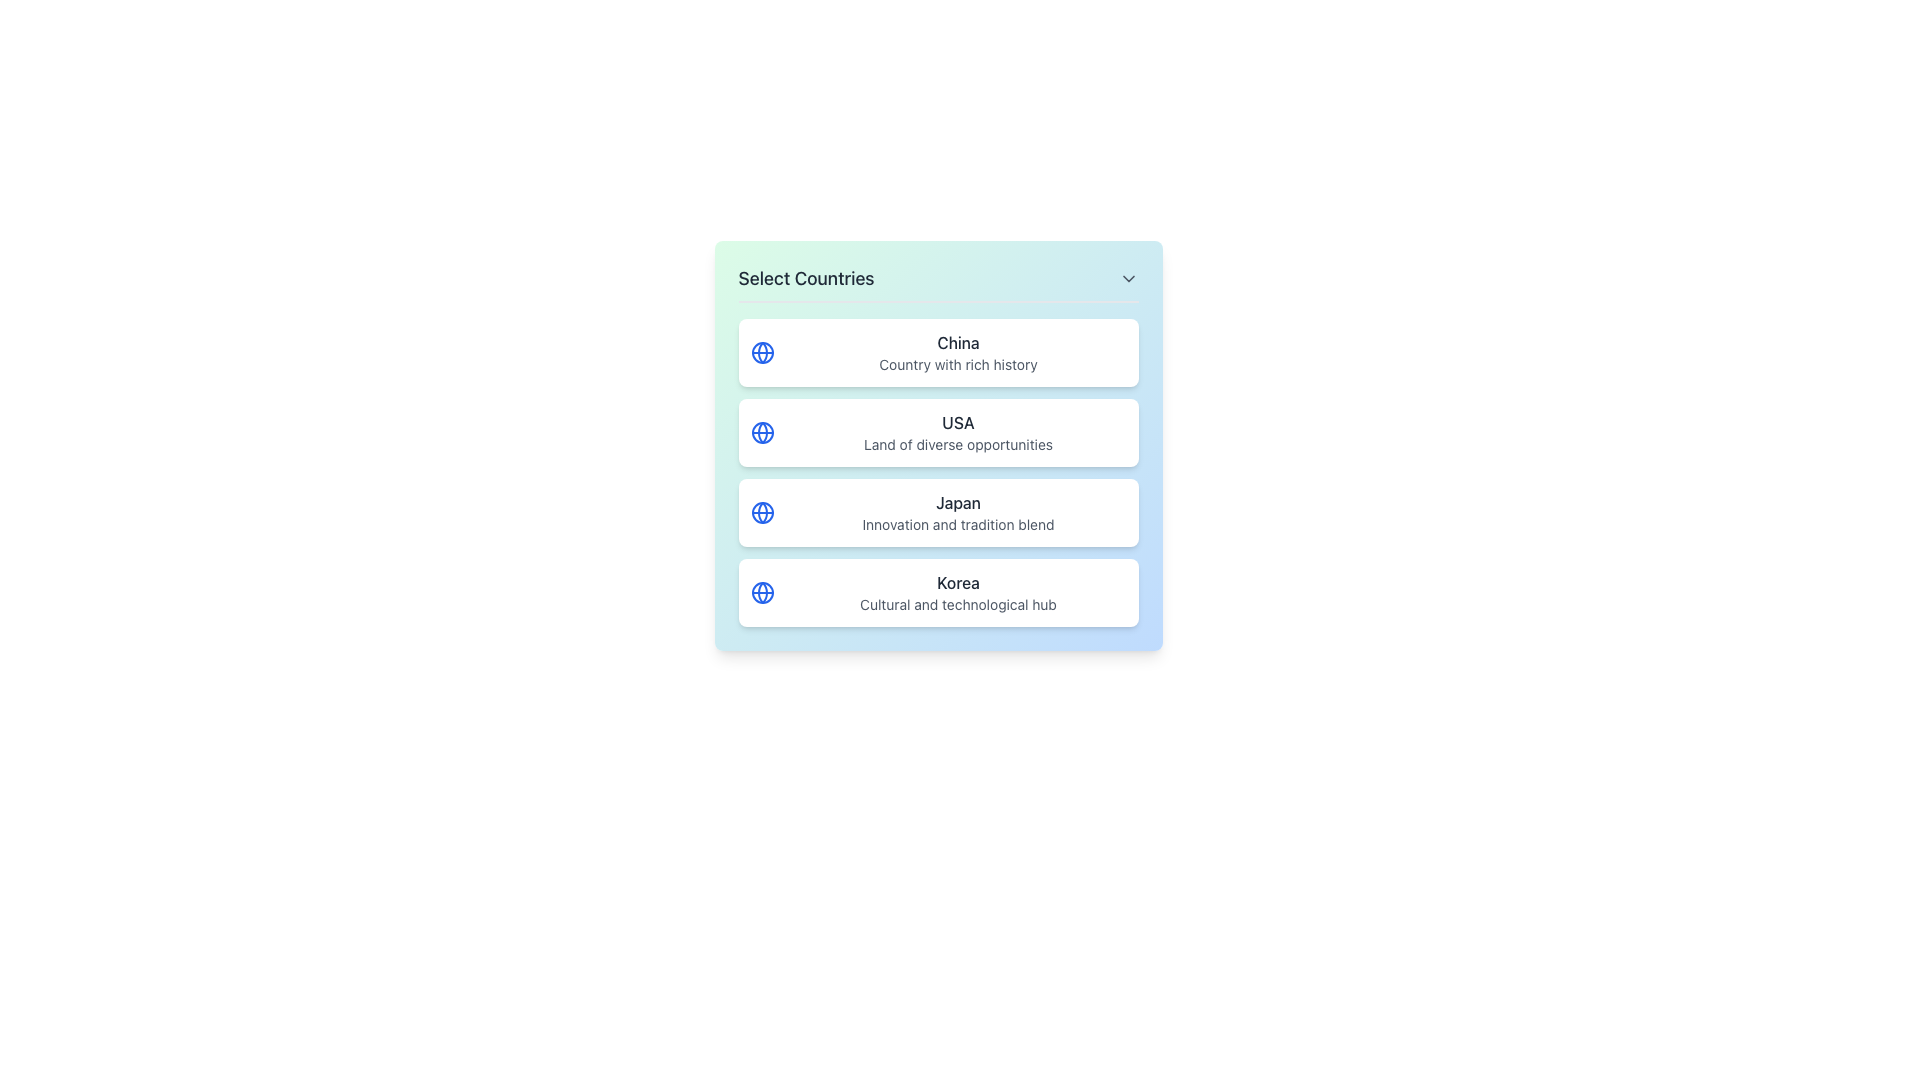  What do you see at coordinates (937, 592) in the screenshot?
I see `the selection button for Korea located at the bottom of the 'Select Countries' list` at bounding box center [937, 592].